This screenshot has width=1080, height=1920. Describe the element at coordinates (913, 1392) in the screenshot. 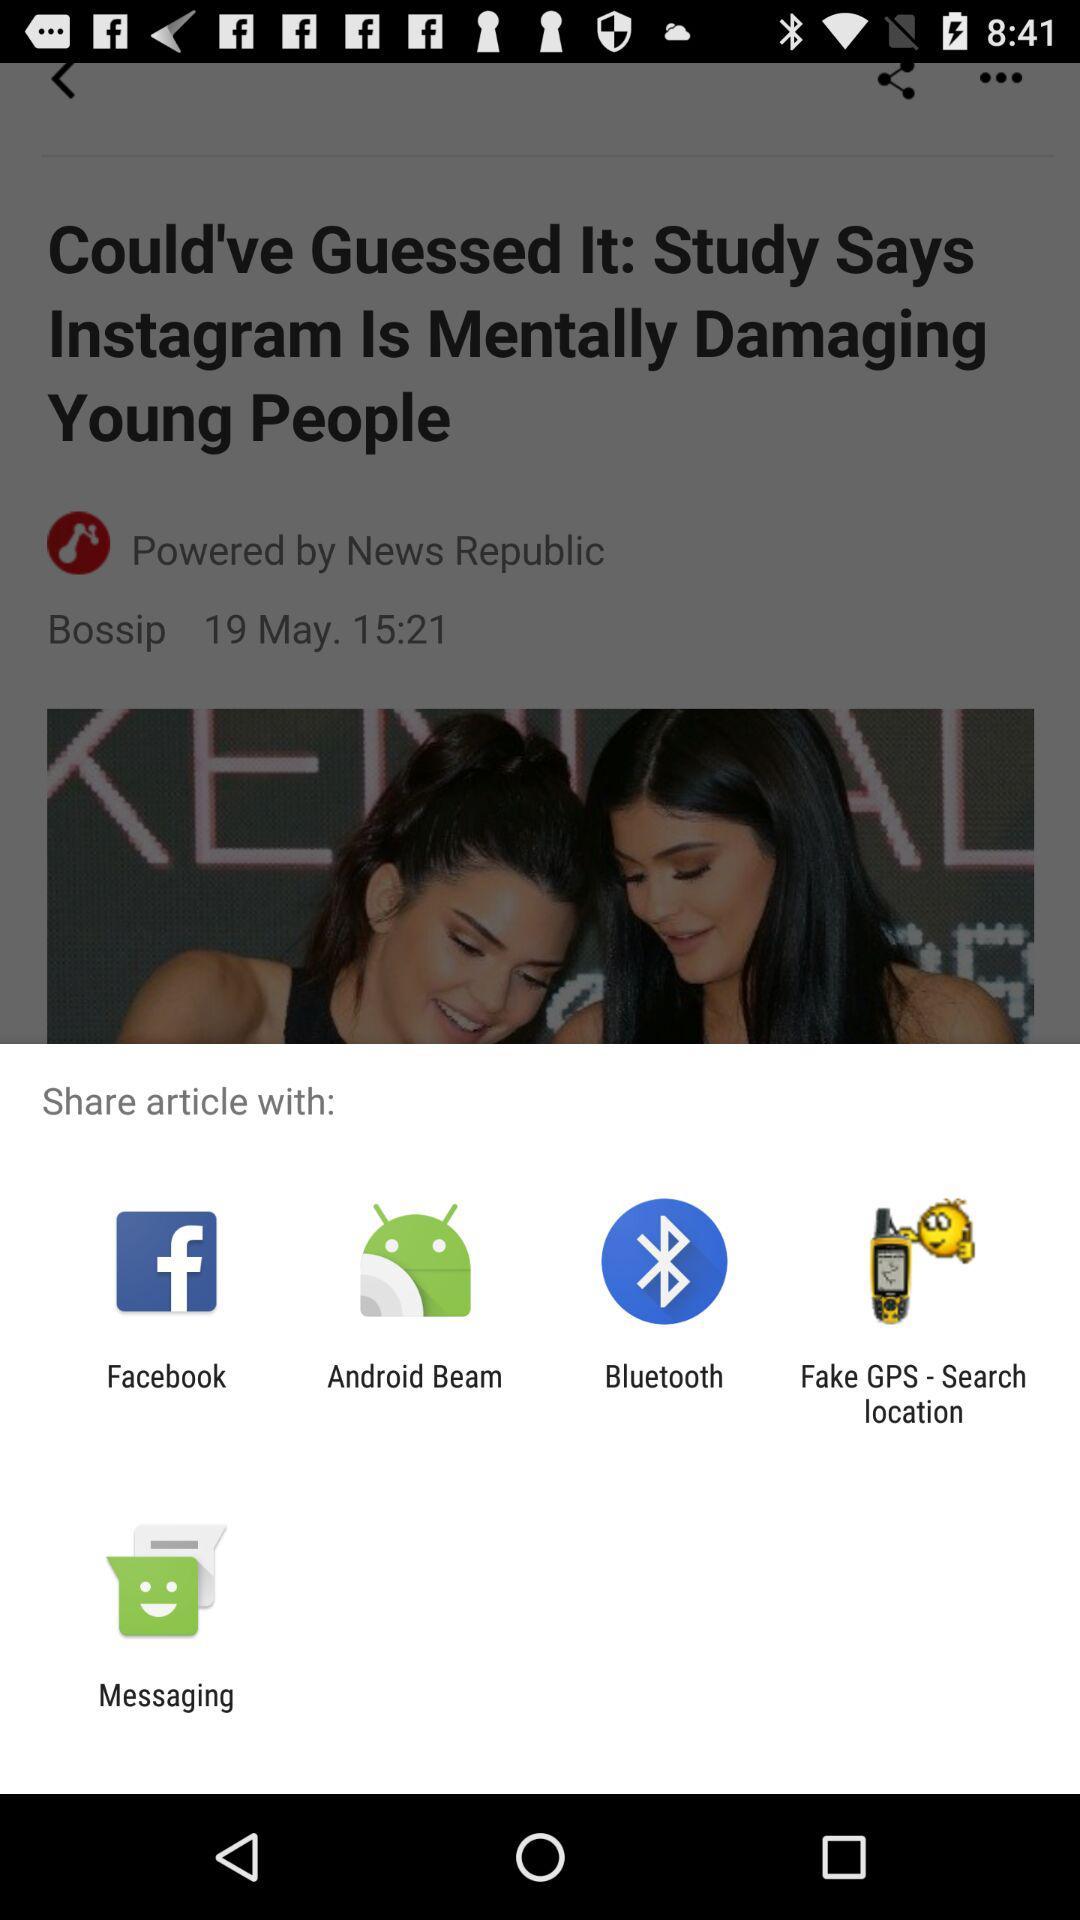

I see `the fake gps search` at that location.